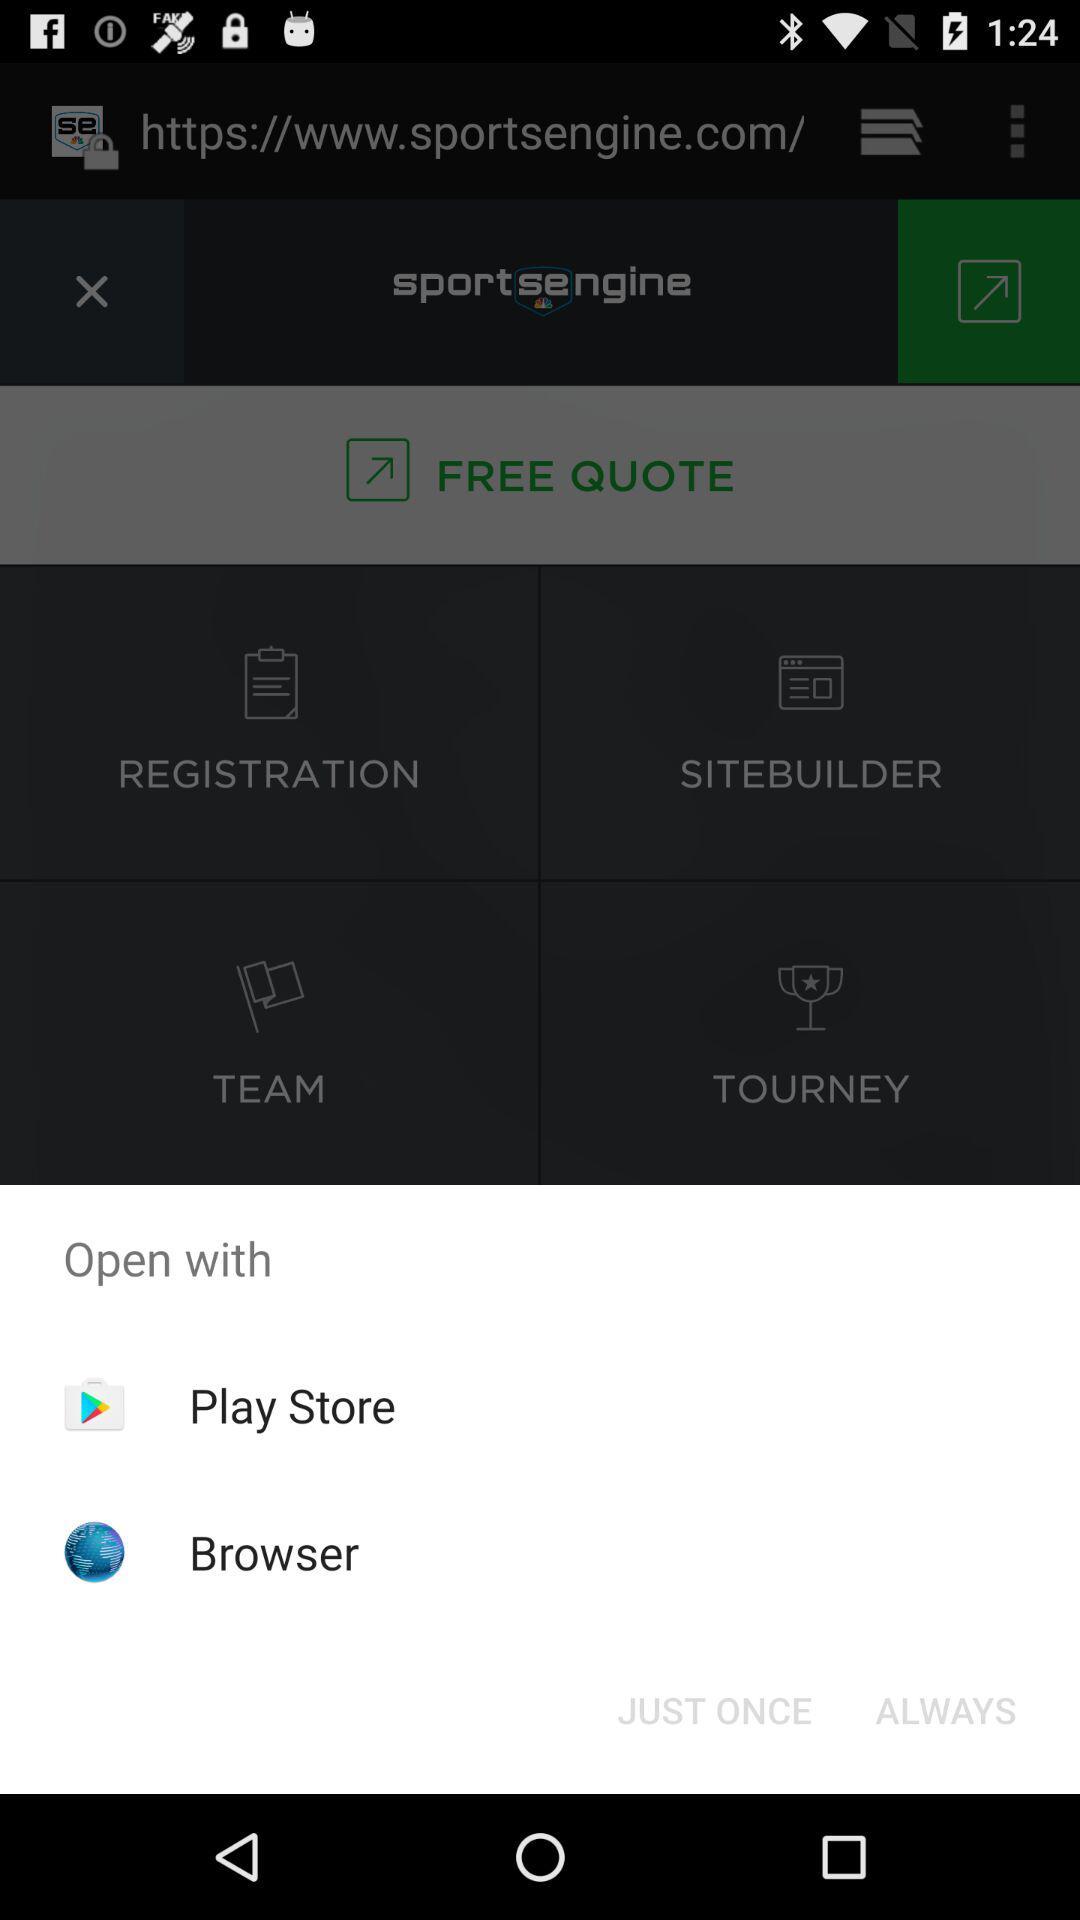 The height and width of the screenshot is (1920, 1080). Describe the element at coordinates (945, 1708) in the screenshot. I see `item next to just once item` at that location.